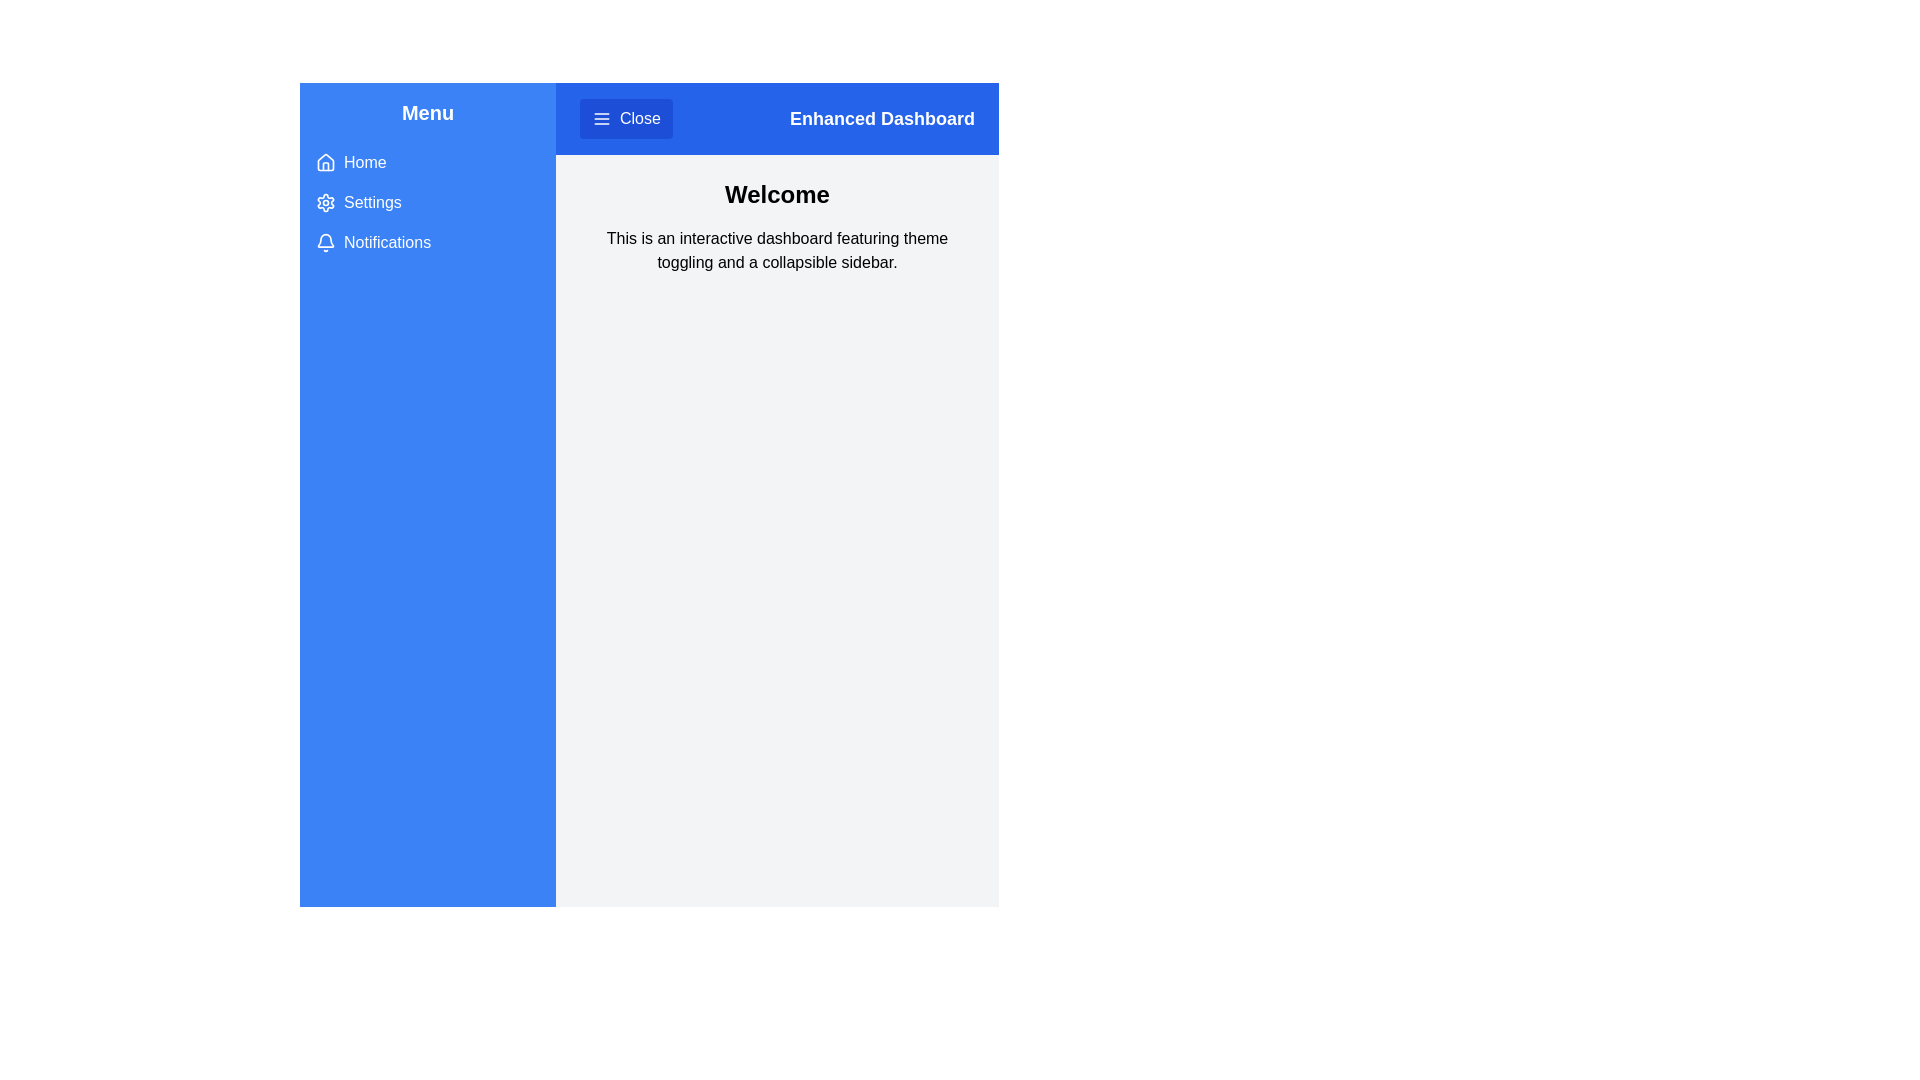 This screenshot has width=1920, height=1080. Describe the element at coordinates (326, 203) in the screenshot. I see `the Gear/Settings icon located to the left of the 'Settings' text in the sidebar menu` at that location.